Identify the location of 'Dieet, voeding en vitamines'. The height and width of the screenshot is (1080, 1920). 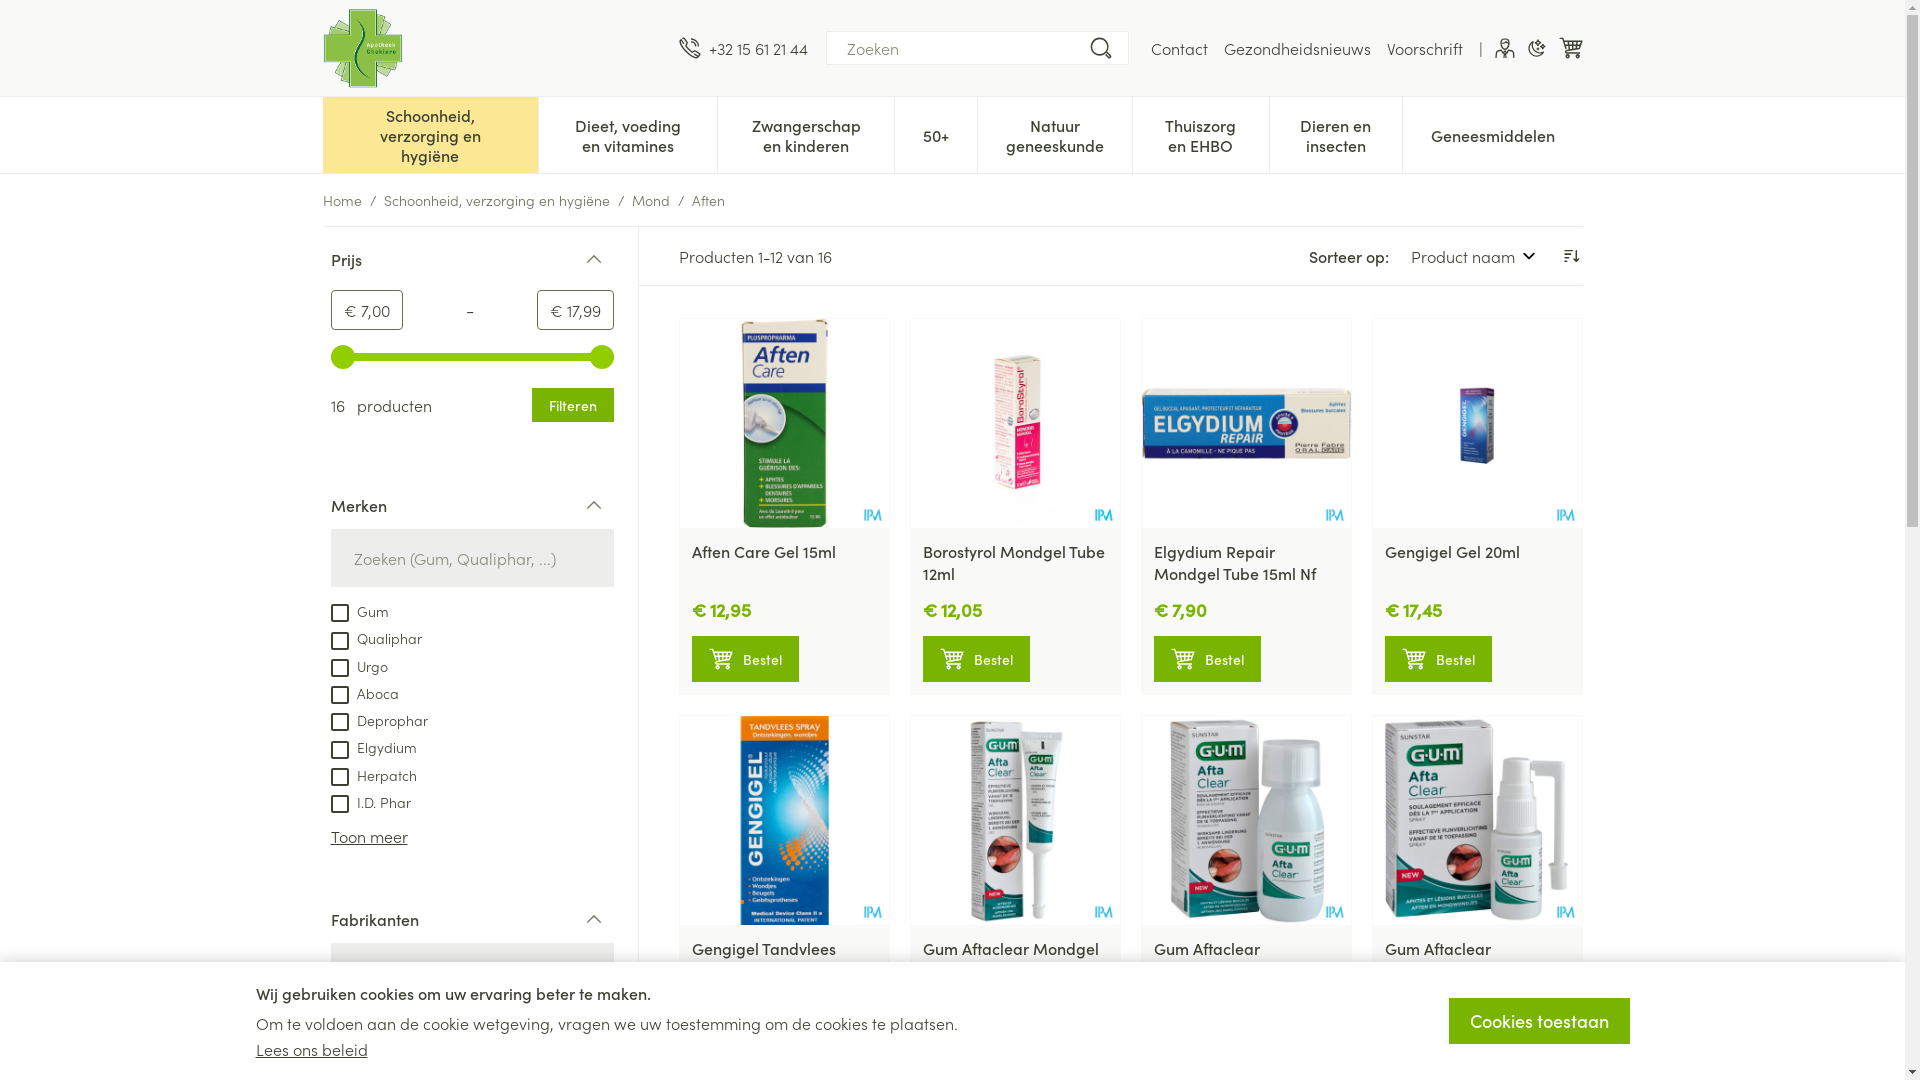
(627, 132).